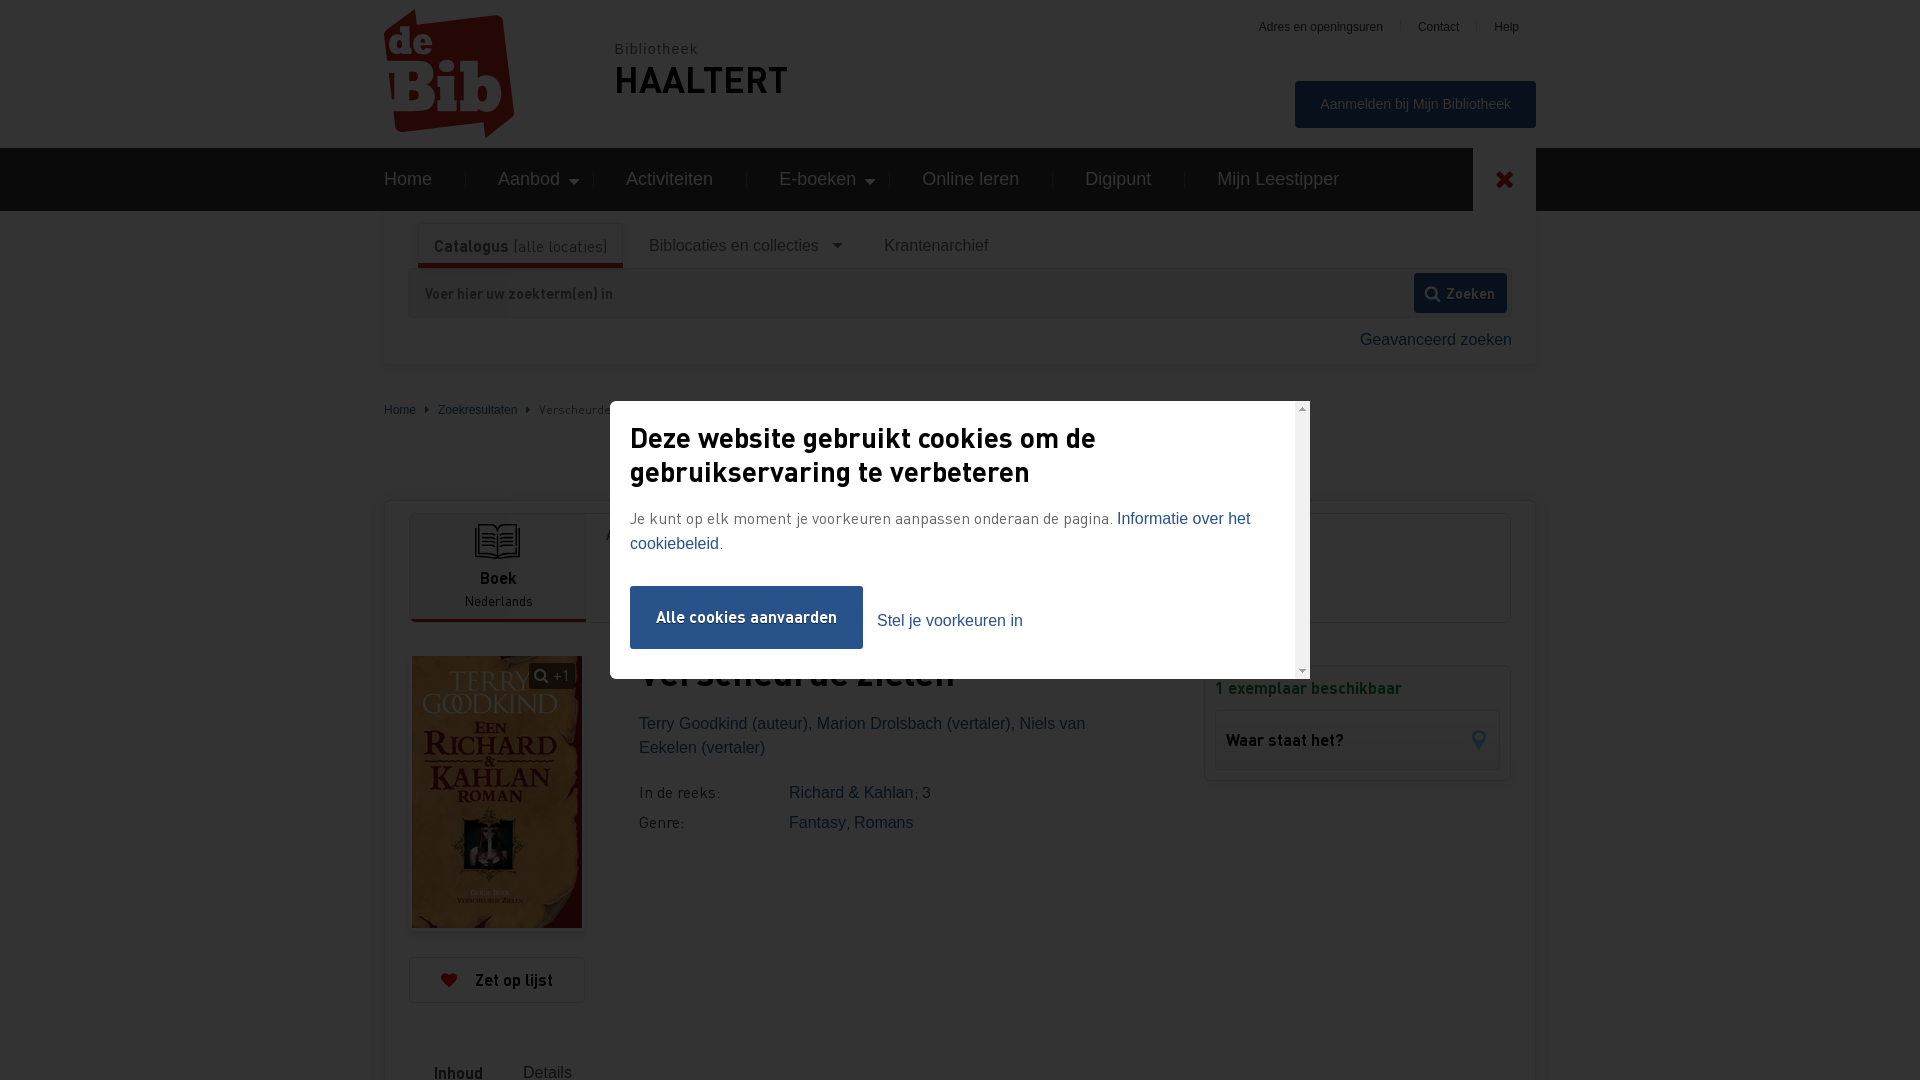 This screenshot has width=1920, height=1080. What do you see at coordinates (1359, 338) in the screenshot?
I see `'Geavanceerd zoeken'` at bounding box center [1359, 338].